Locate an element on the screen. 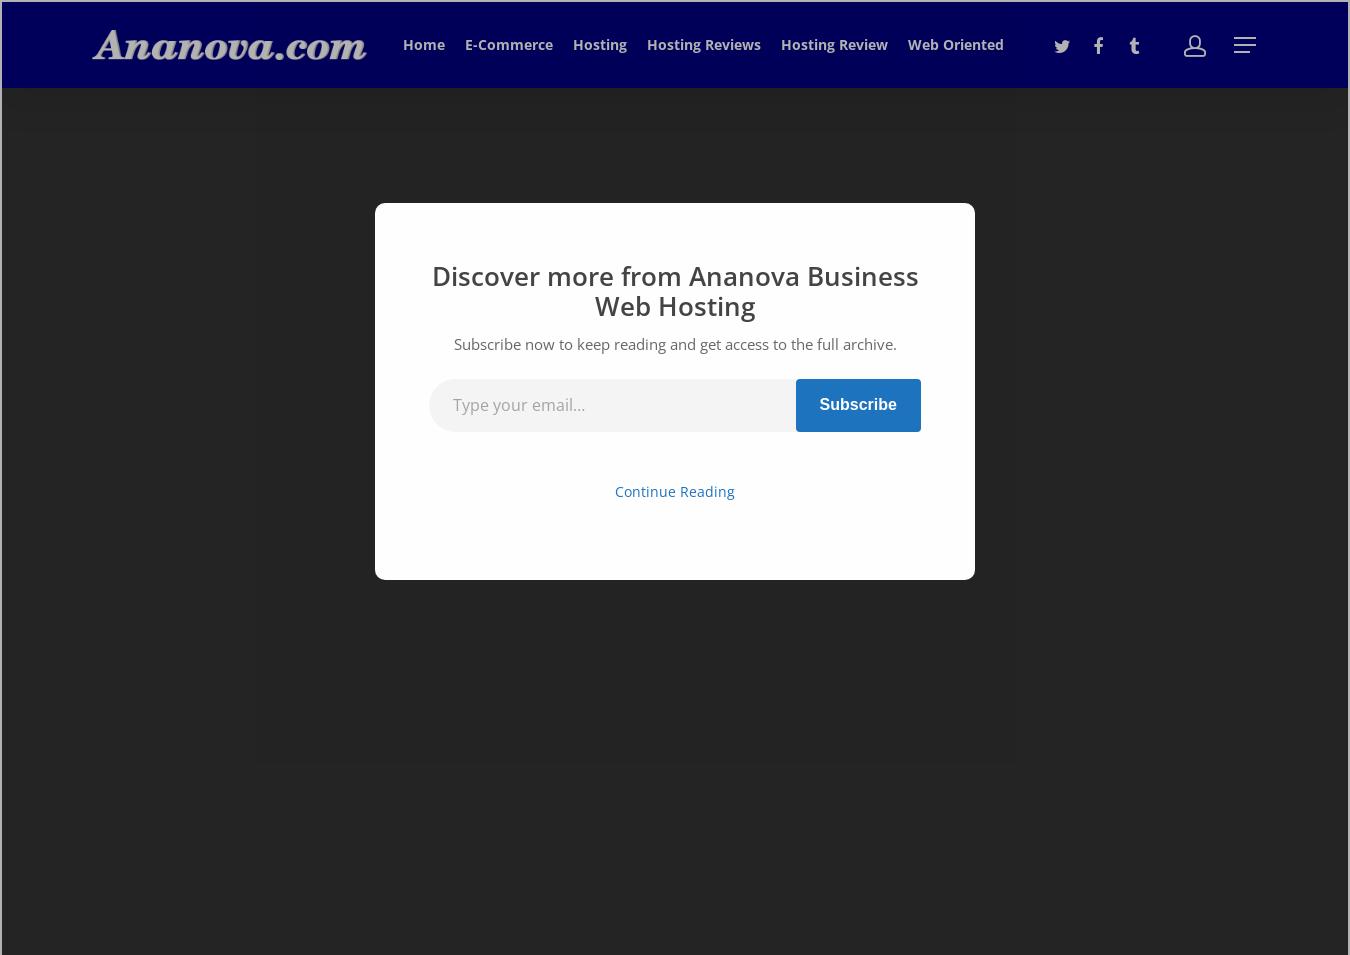 This screenshot has width=1350, height=955. 'Hosting Review' is located at coordinates (834, 43).